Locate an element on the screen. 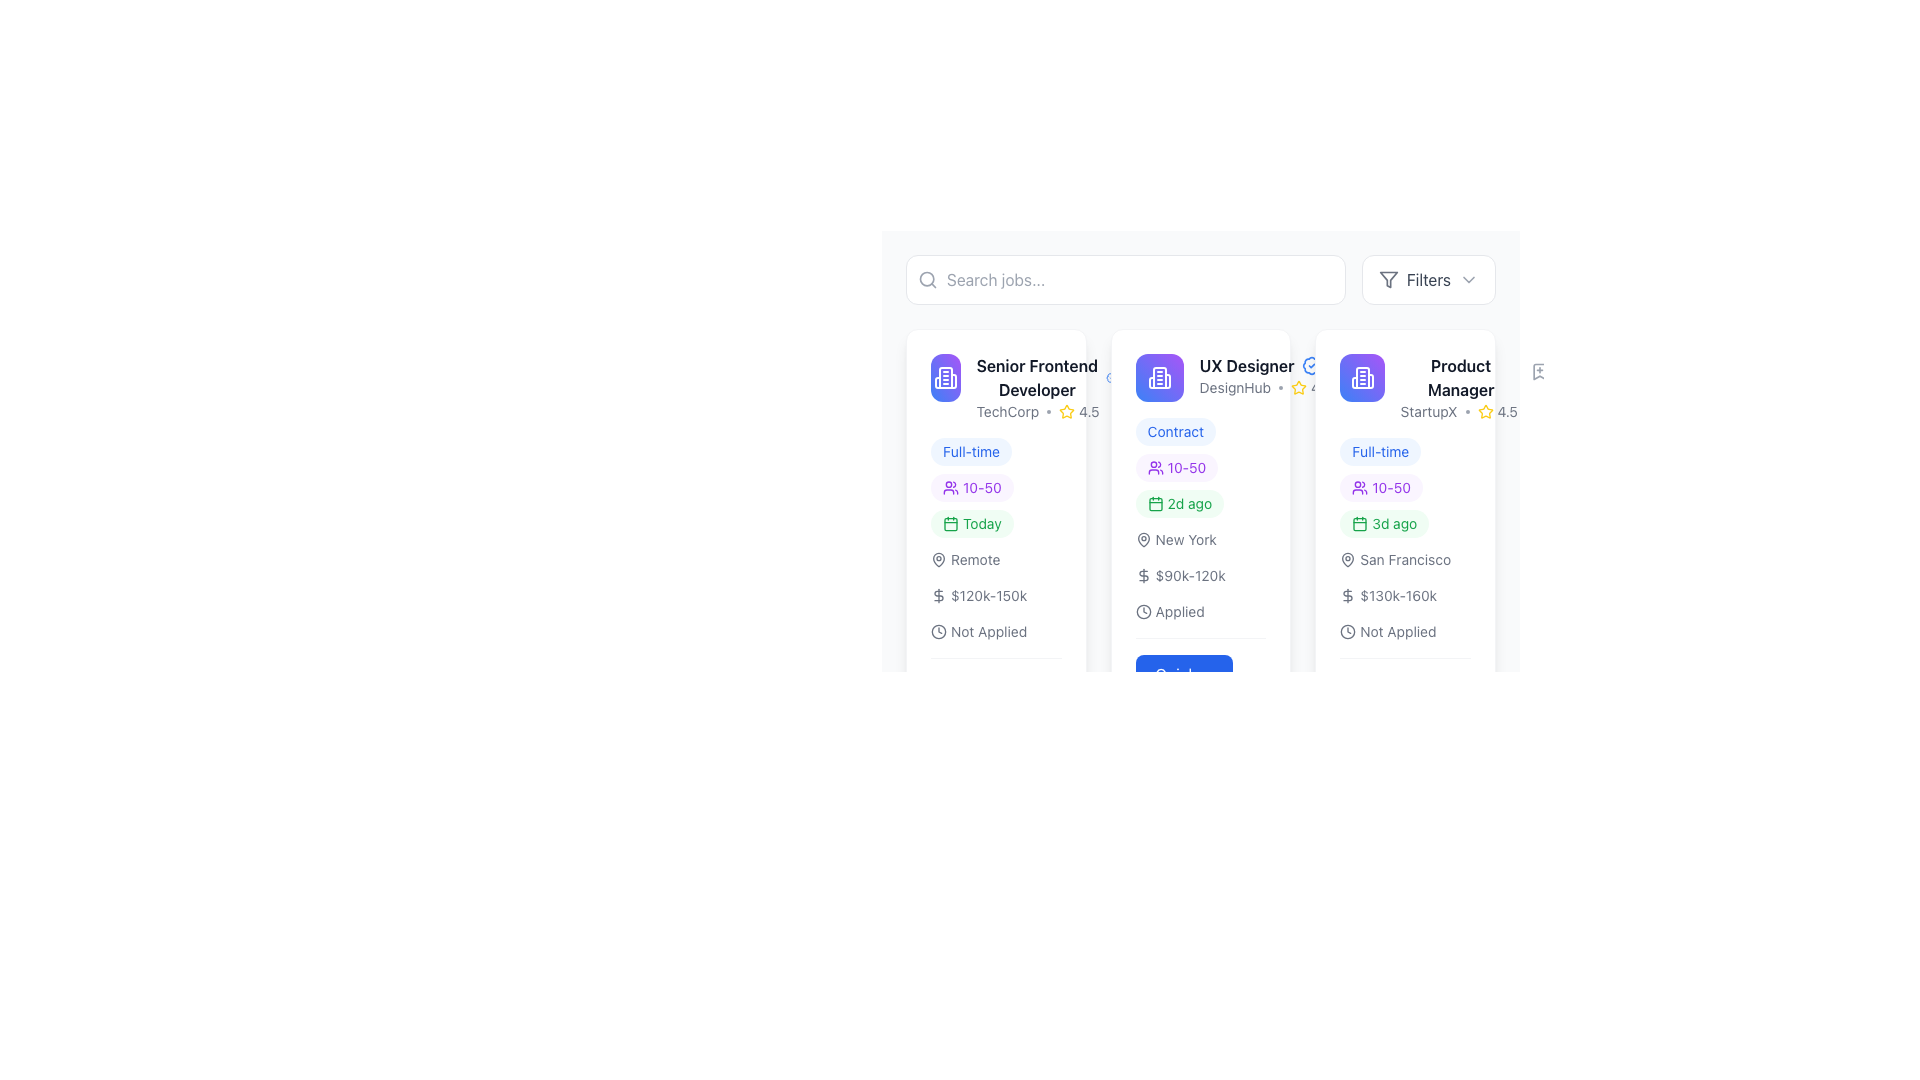  the button located centrally at the bottom section of the 'UX Designer' job card is located at coordinates (1184, 685).